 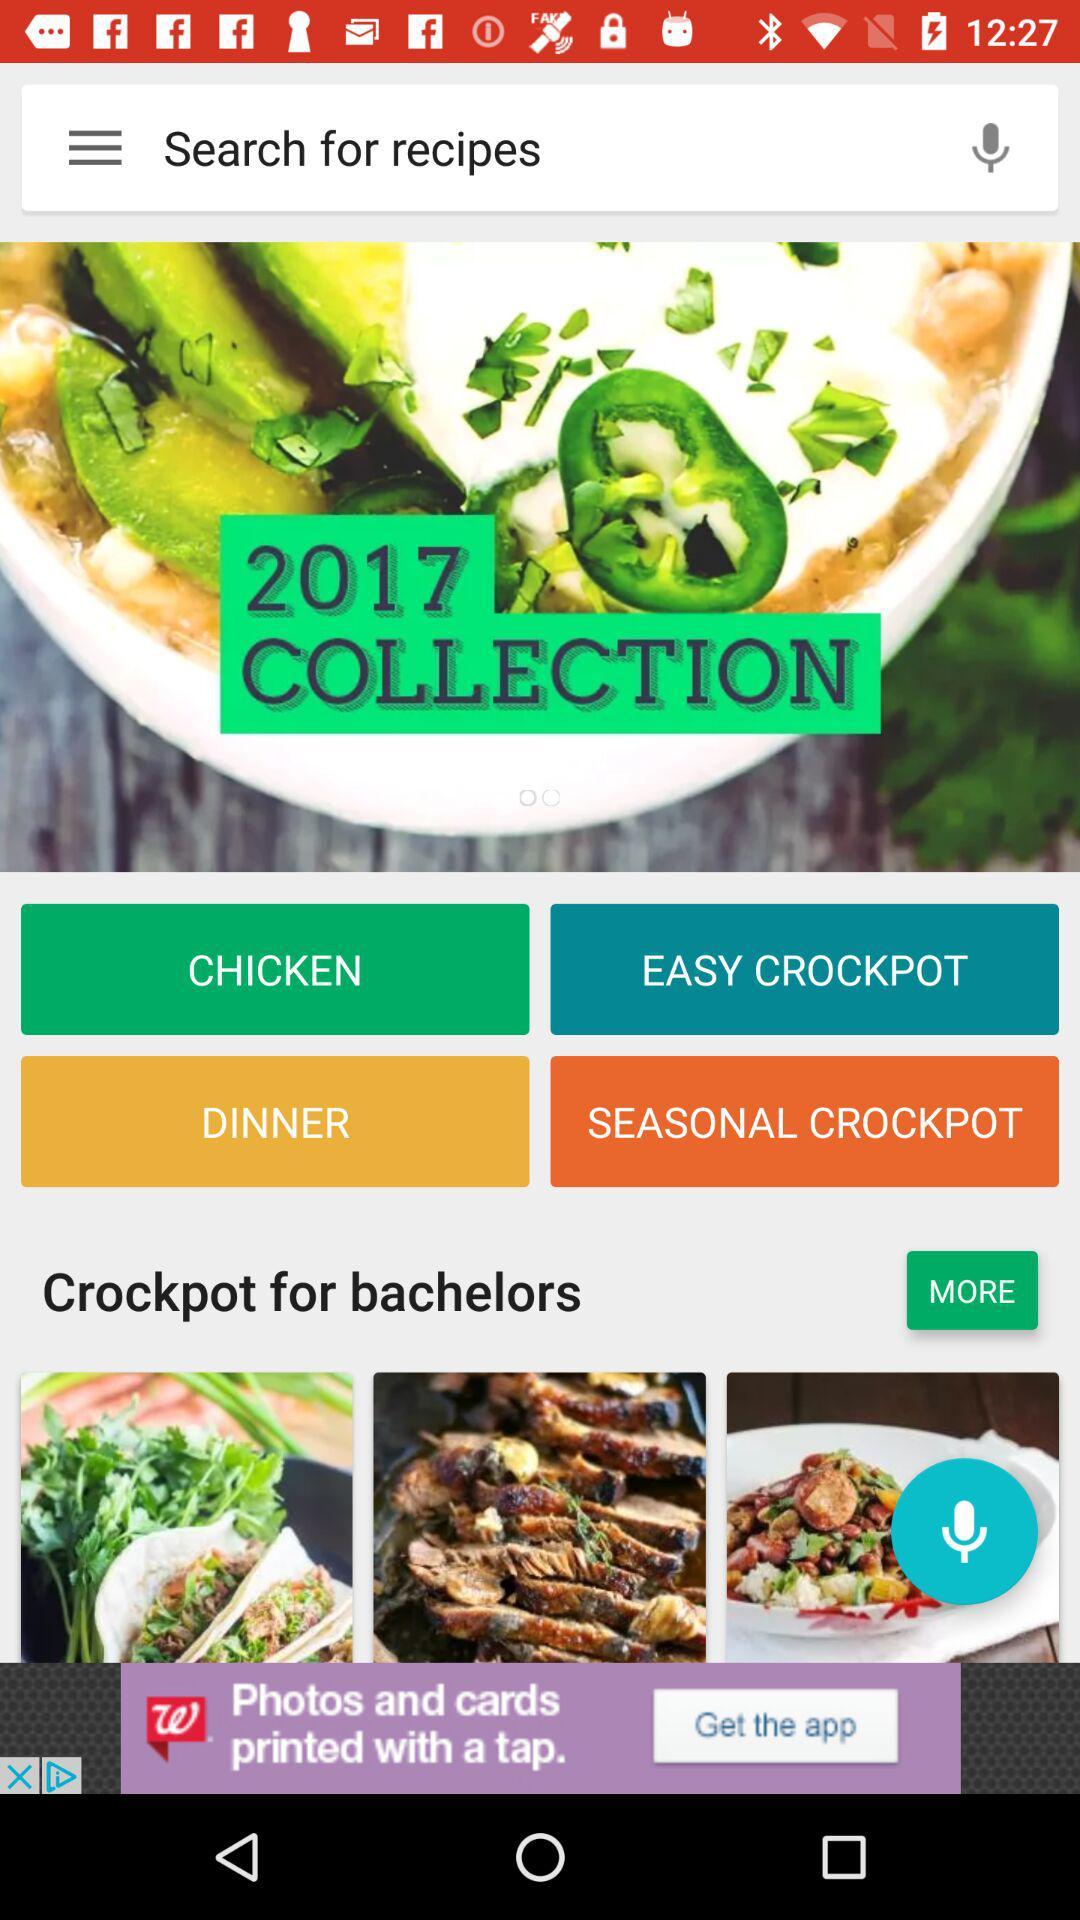 What do you see at coordinates (963, 1530) in the screenshot?
I see `microphone` at bounding box center [963, 1530].